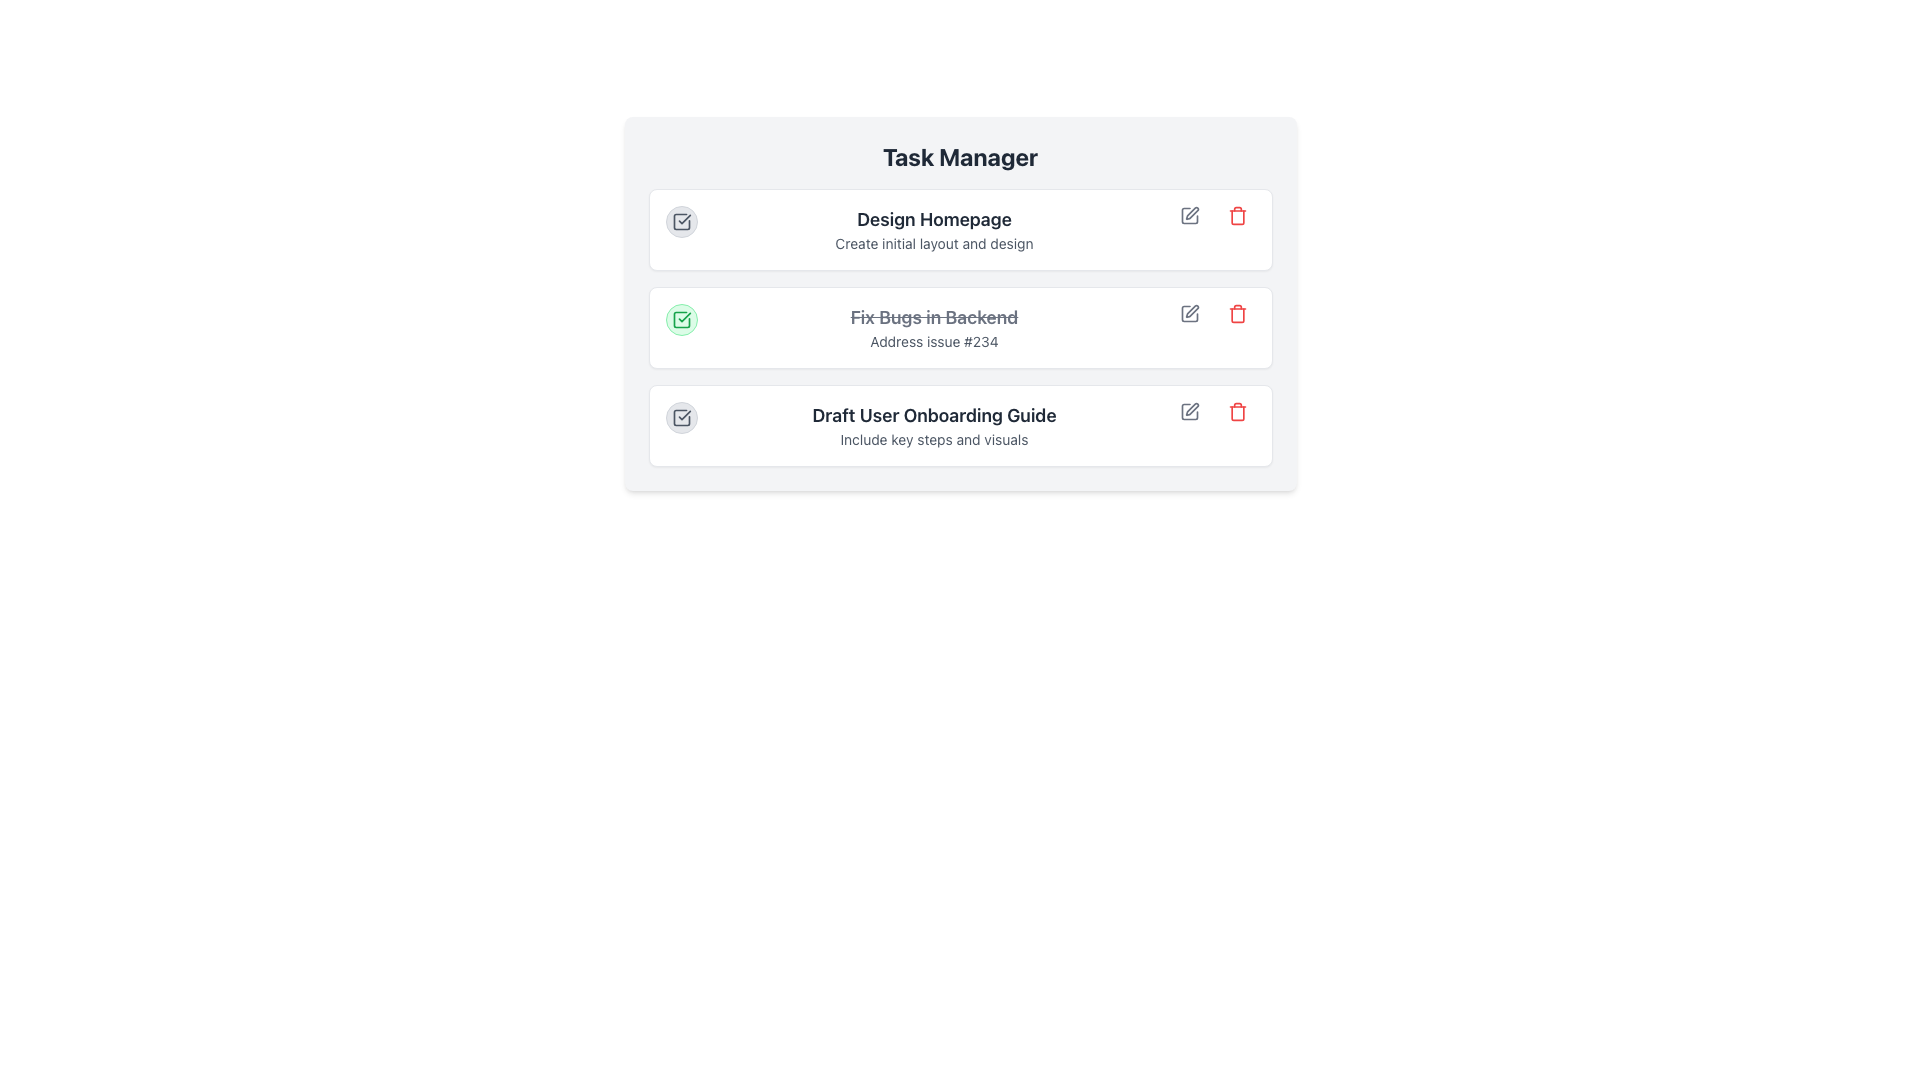 The width and height of the screenshot is (1920, 1080). I want to click on the circular button with a light gray background and a checkmark icon, located to the far left of the 'Design Homepage' task title, so click(681, 222).